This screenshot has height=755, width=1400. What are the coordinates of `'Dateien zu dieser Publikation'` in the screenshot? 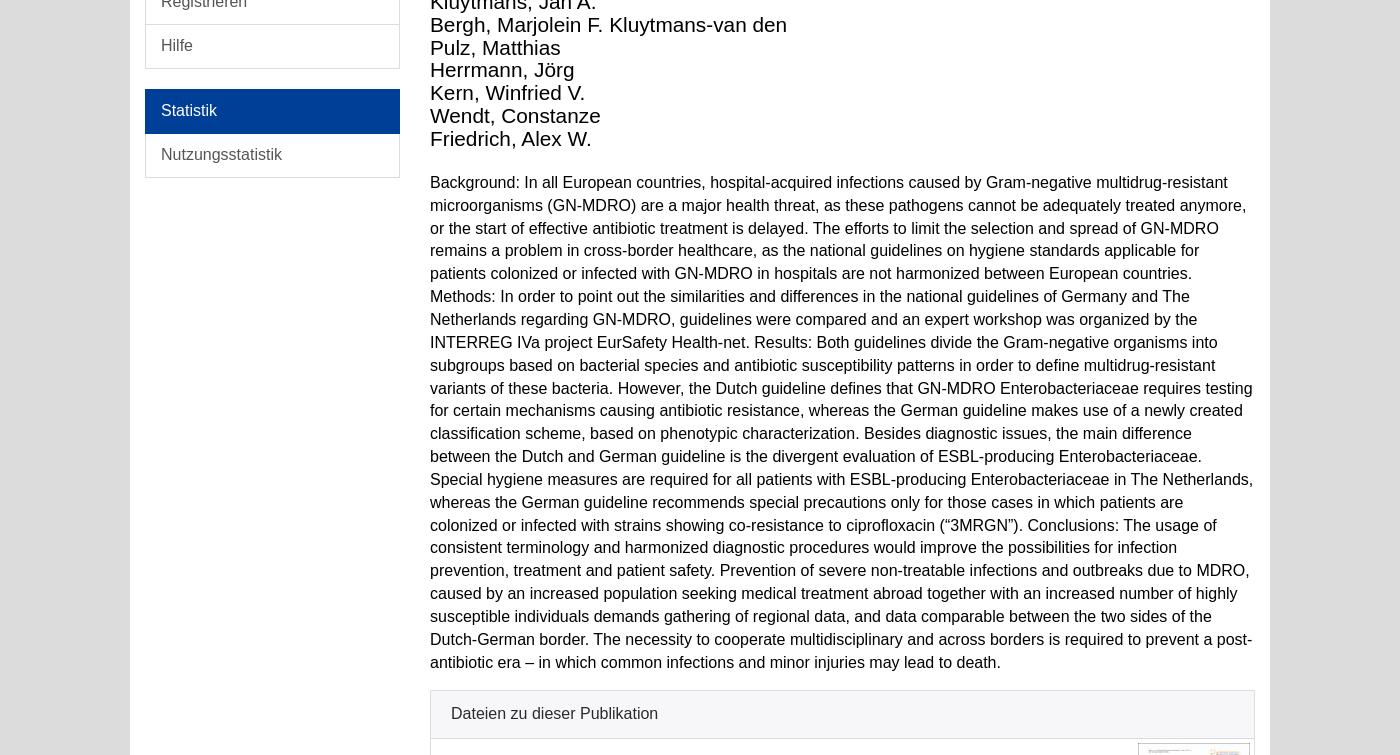 It's located at (554, 712).